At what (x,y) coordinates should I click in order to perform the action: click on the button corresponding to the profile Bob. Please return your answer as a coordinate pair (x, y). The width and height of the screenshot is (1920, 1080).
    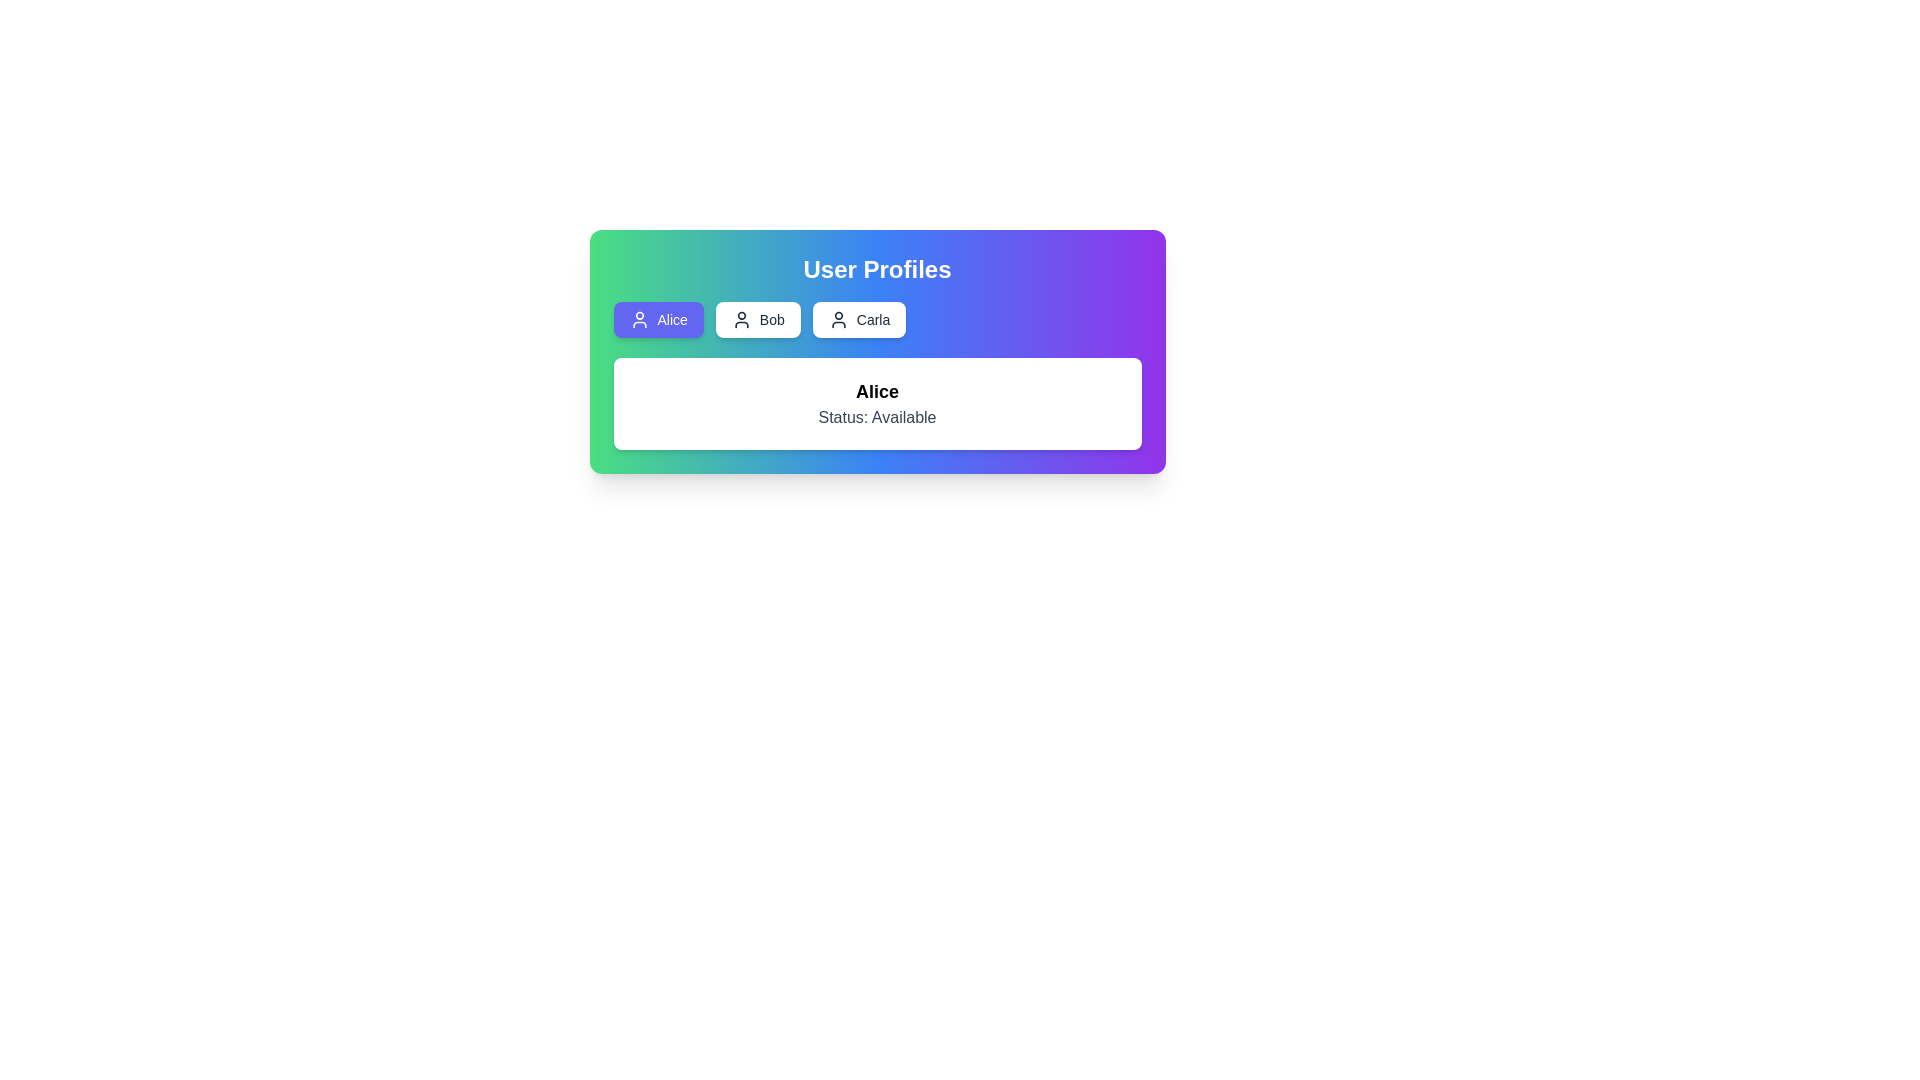
    Looking at the image, I should click on (757, 319).